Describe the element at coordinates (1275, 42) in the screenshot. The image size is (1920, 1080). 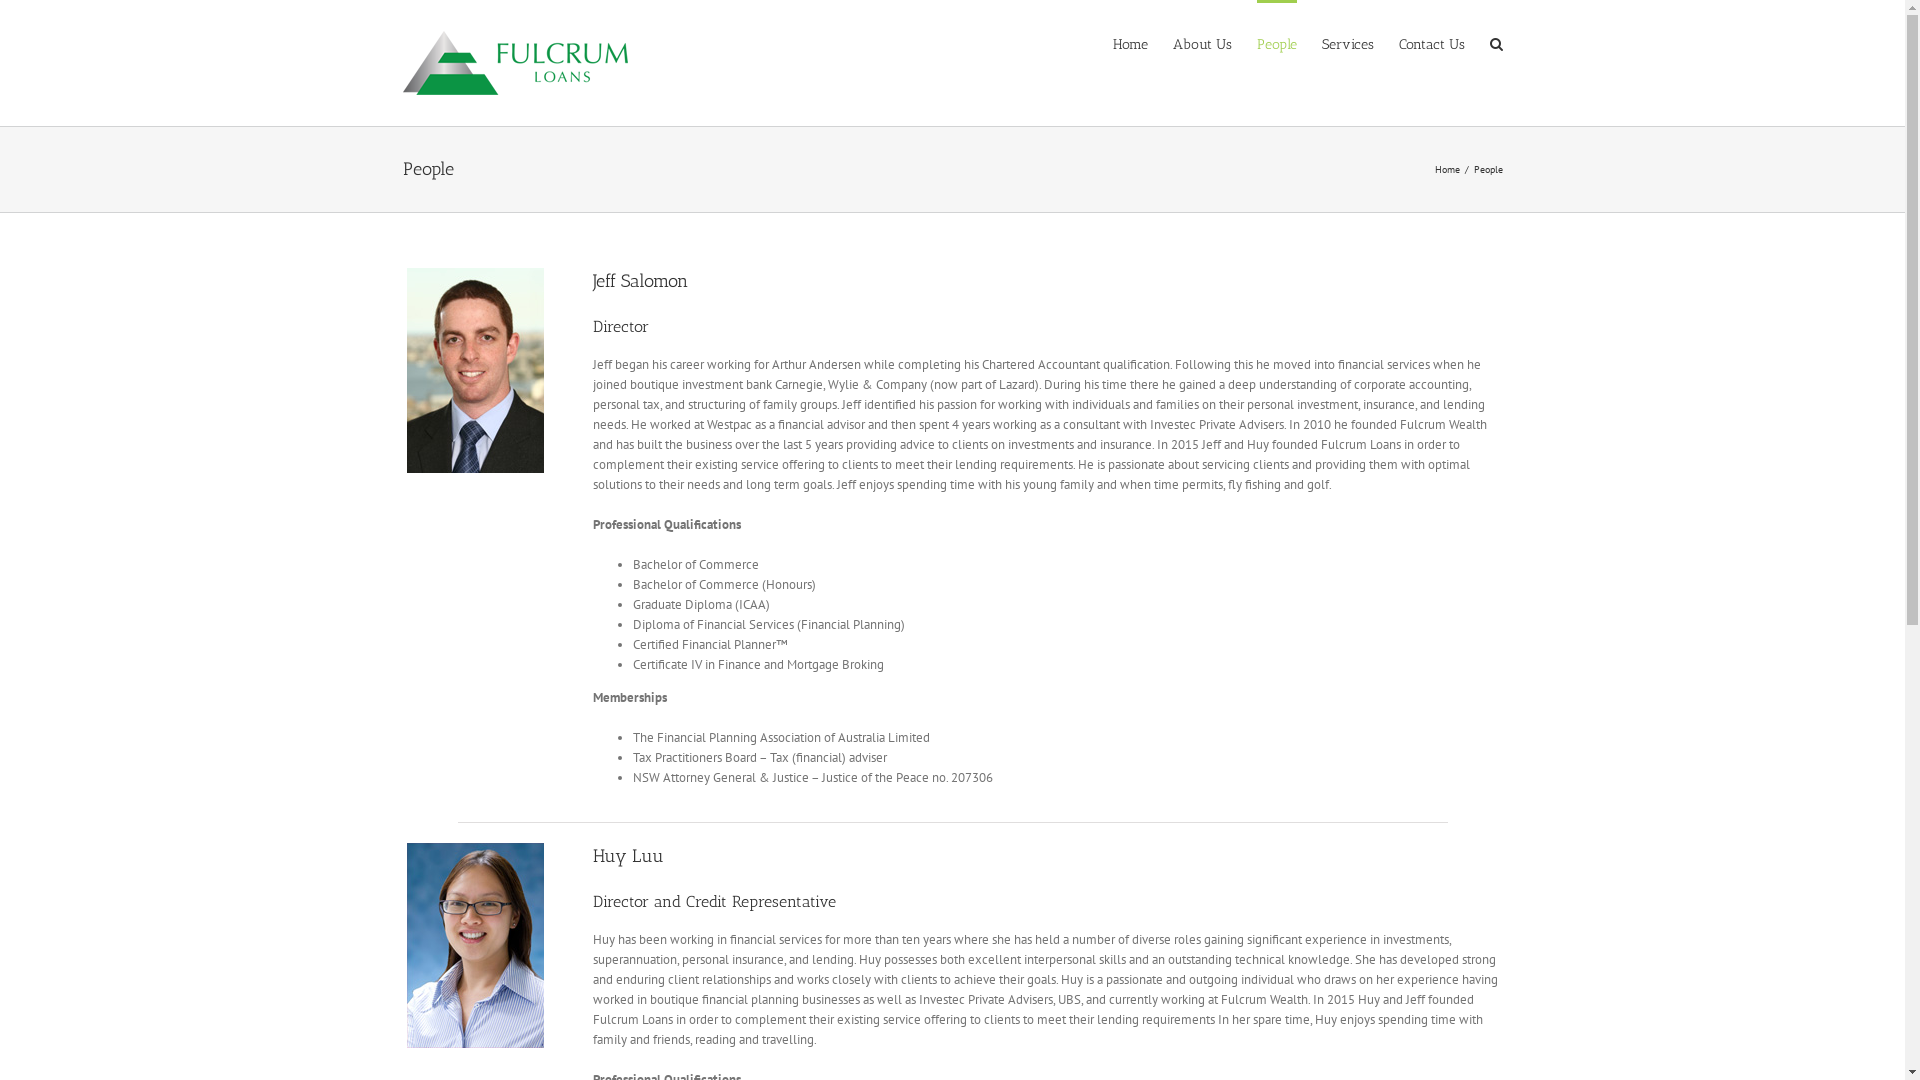
I see `'People'` at that location.